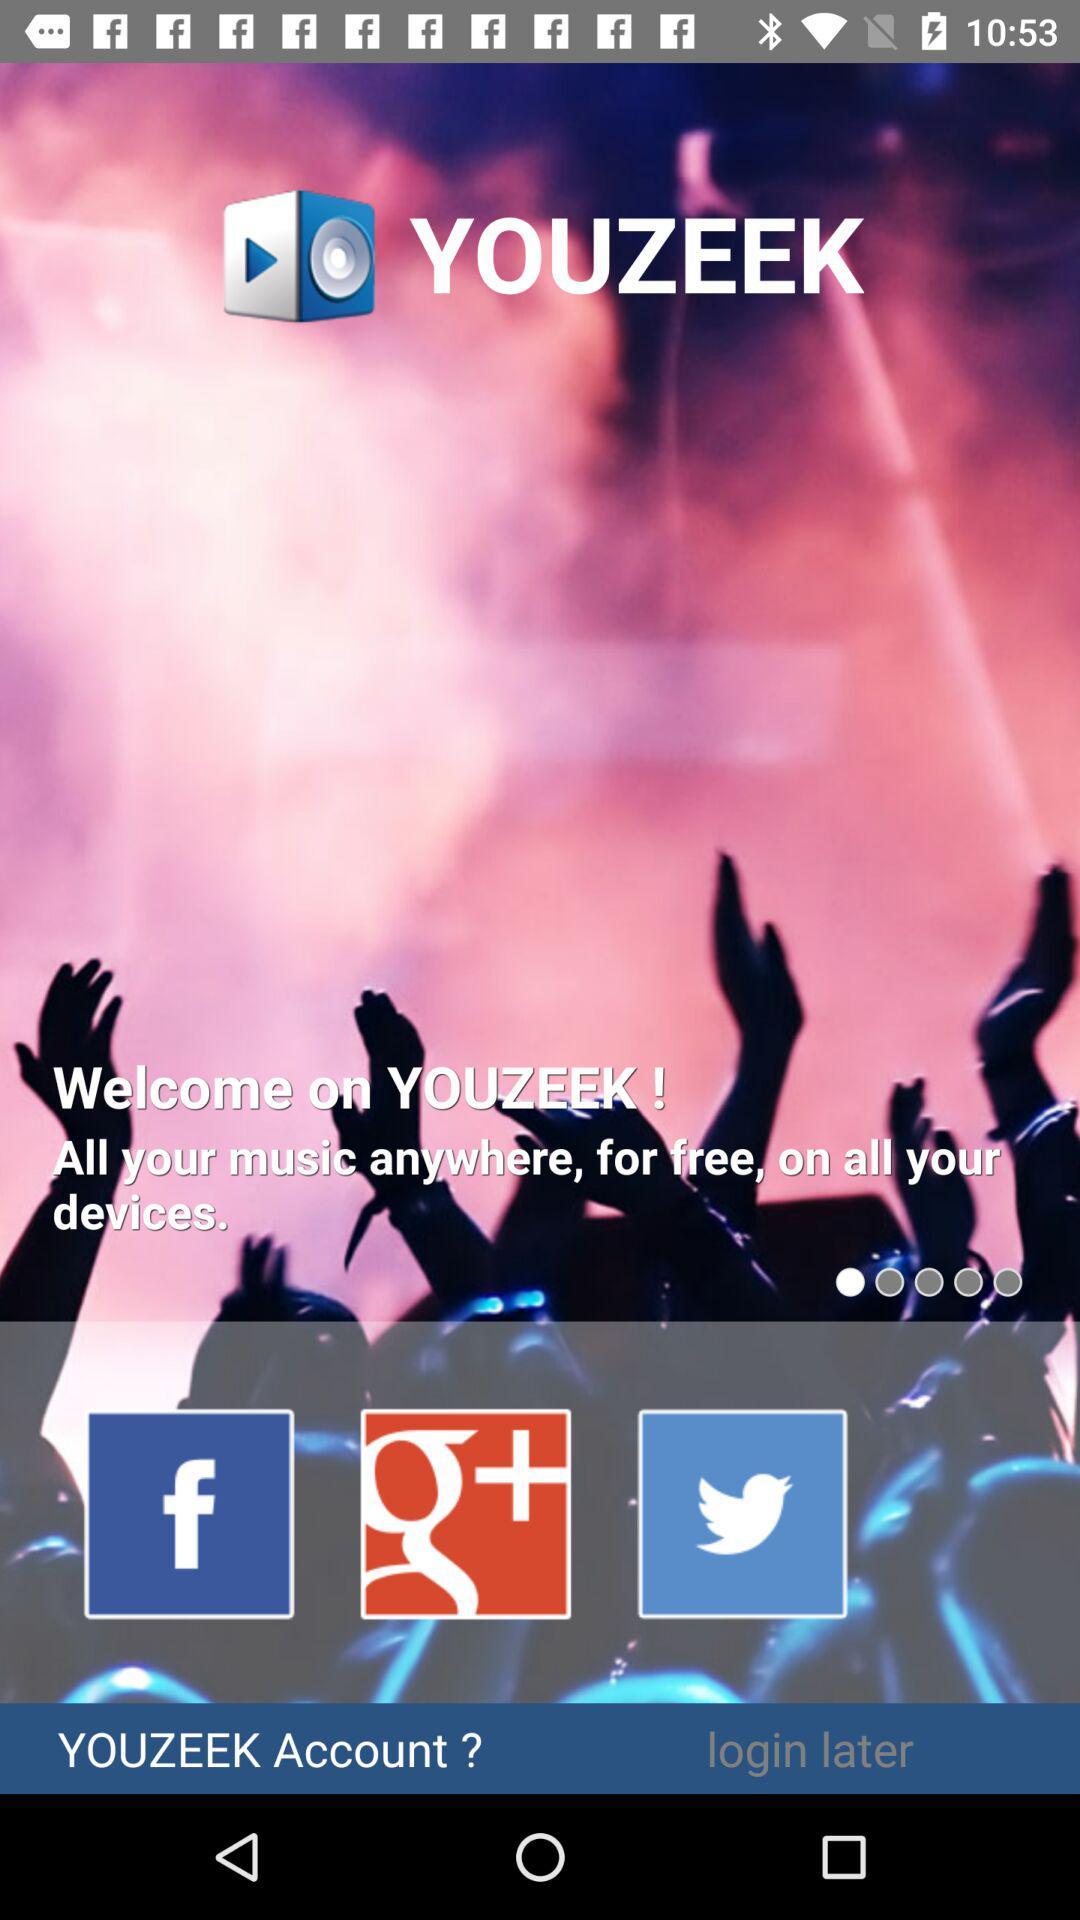 Image resolution: width=1080 pixels, height=1920 pixels. I want to click on google plus account, so click(467, 1512).